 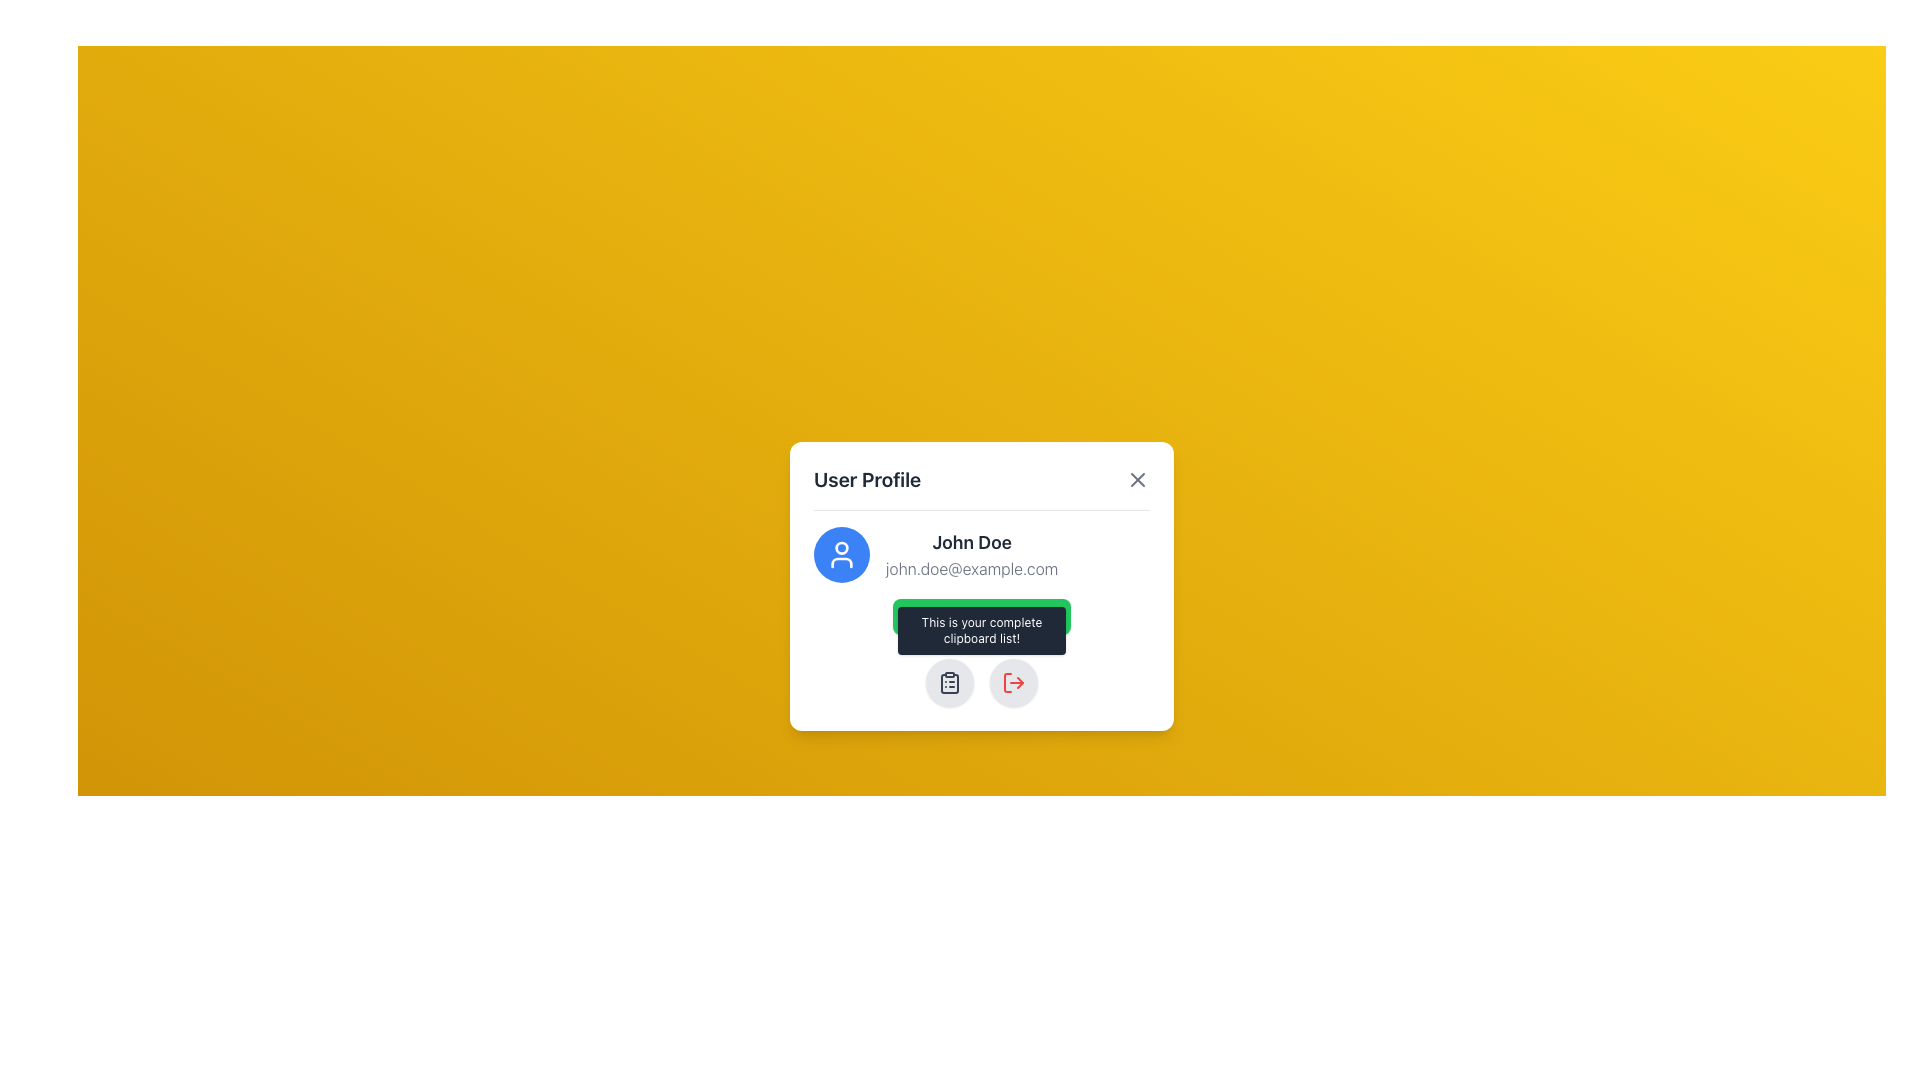 I want to click on the interactive button in the User Profile Card Segment to change its color, so click(x=982, y=579).